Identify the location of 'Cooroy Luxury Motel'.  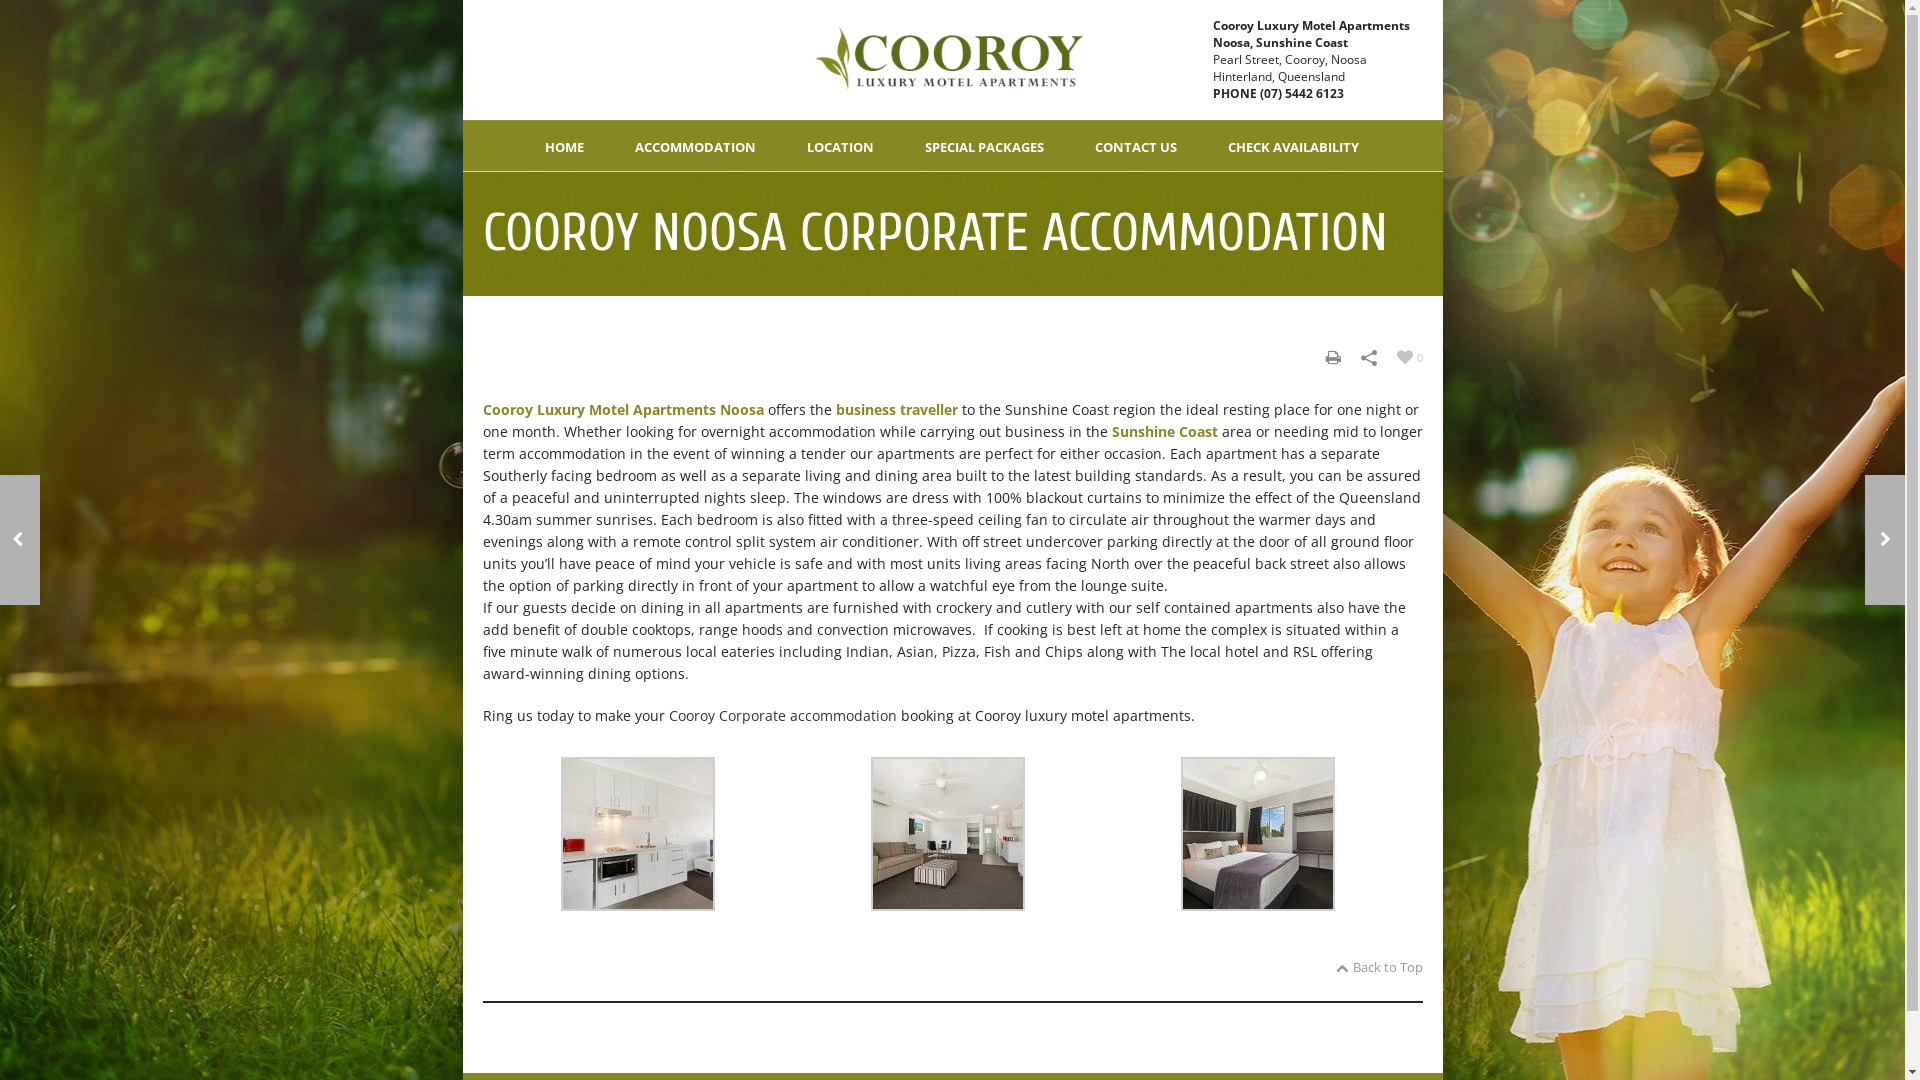
(950, 59).